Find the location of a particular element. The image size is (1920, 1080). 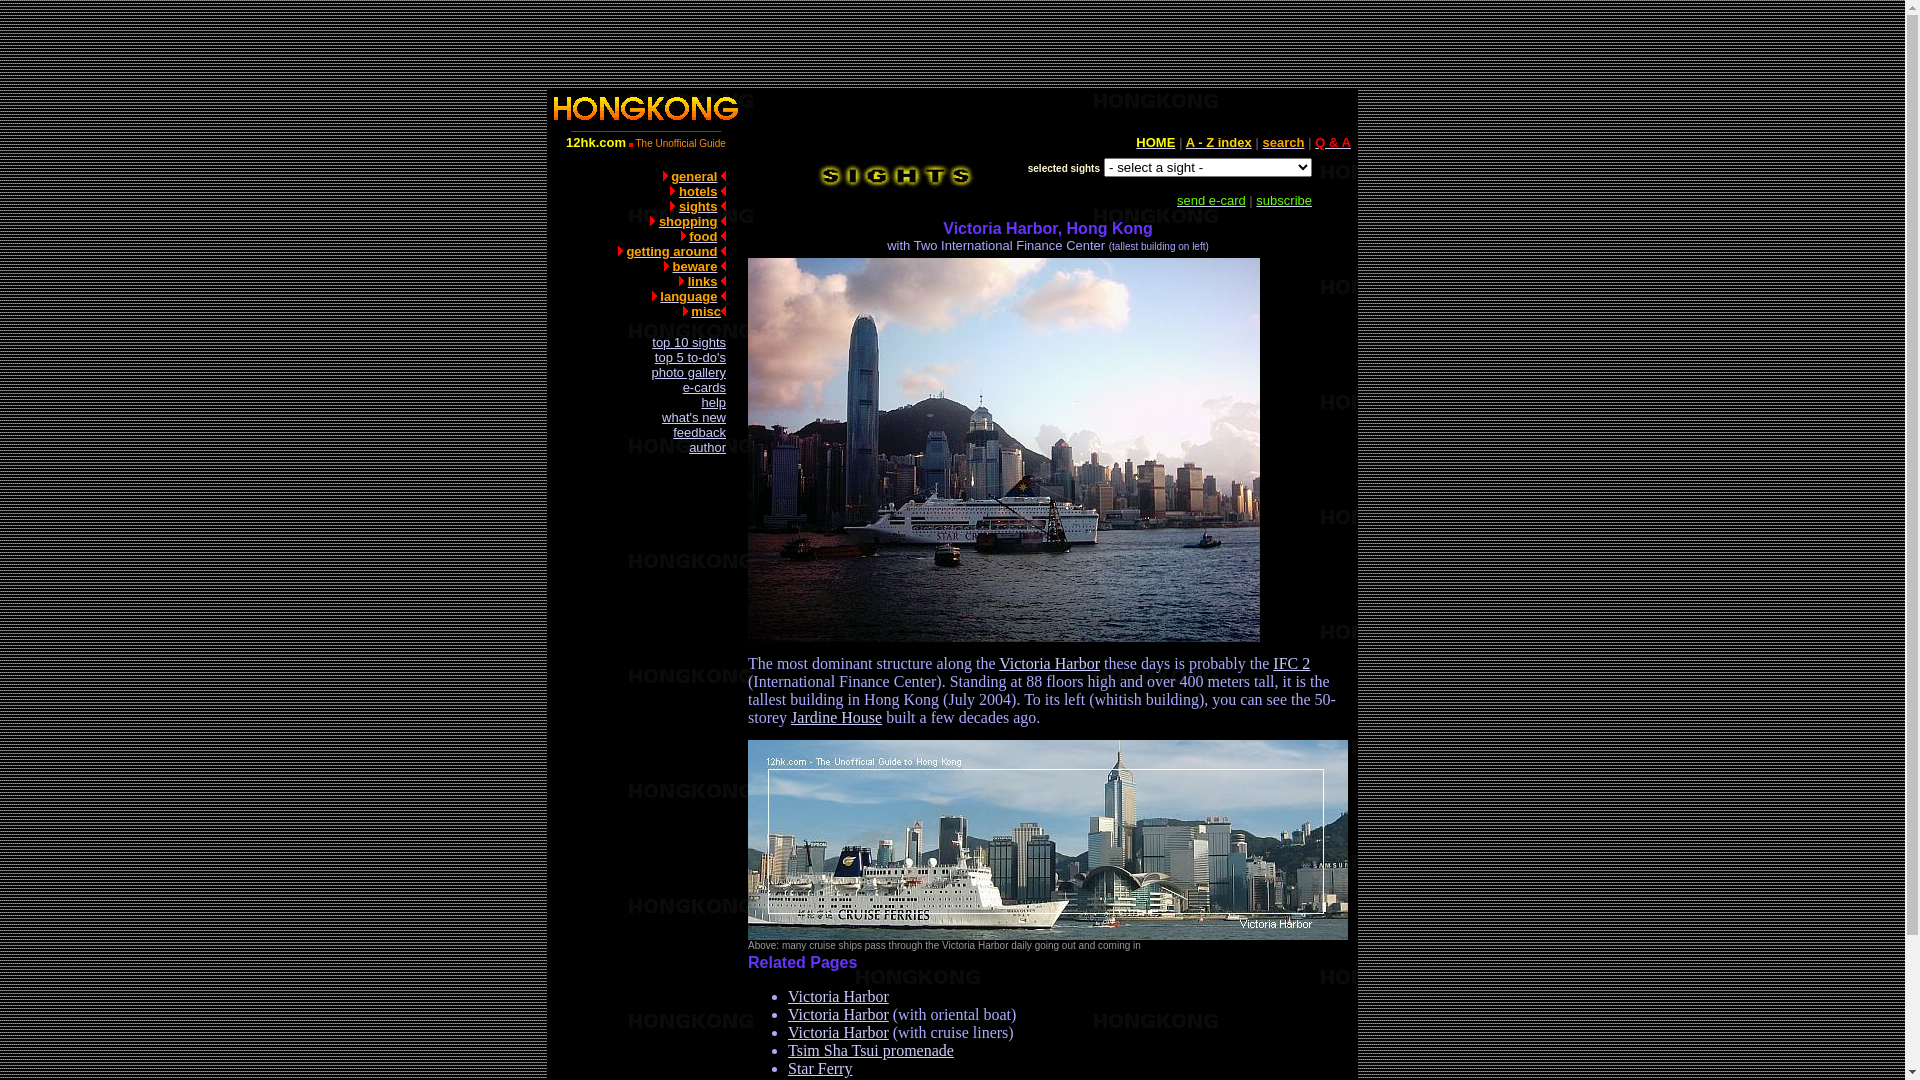

'Advertisement' is located at coordinates (950, 45).